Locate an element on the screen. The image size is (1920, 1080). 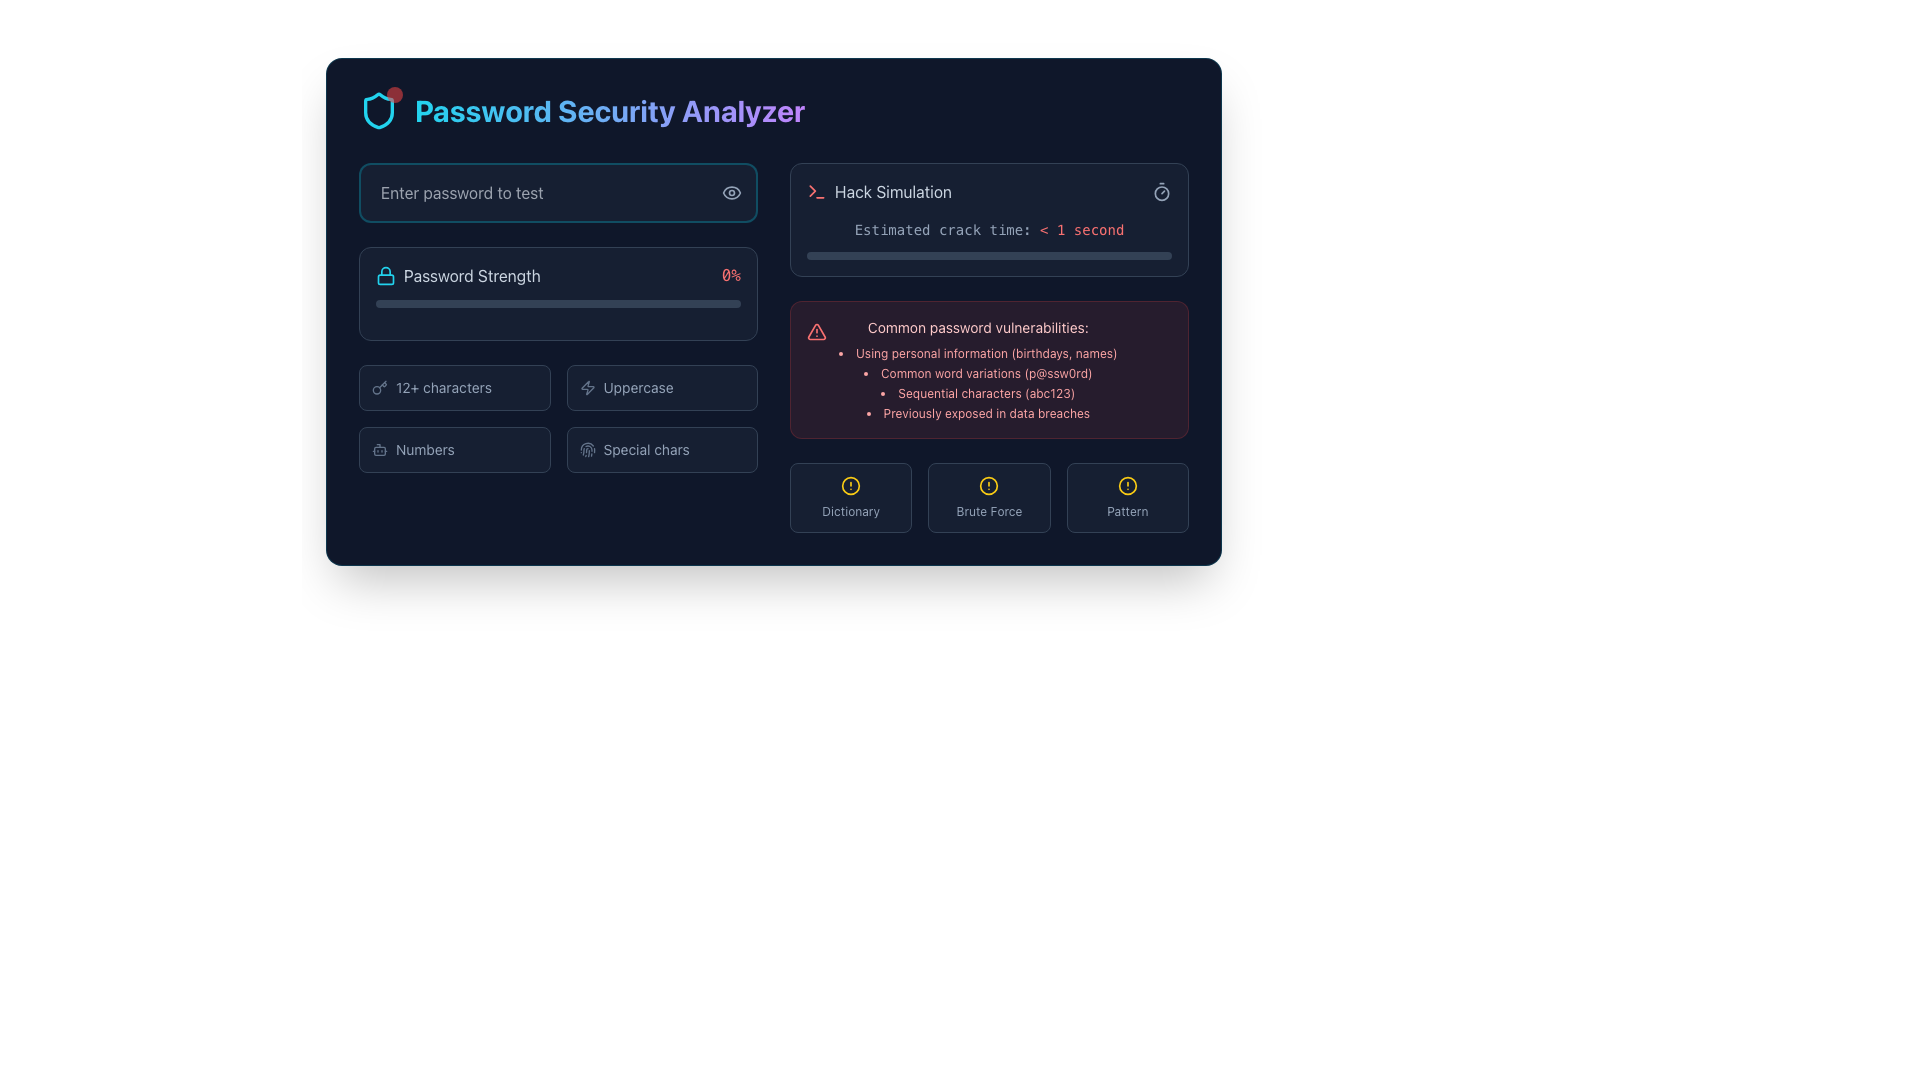
the text label displaying 'Estimated crack time:' located in the 'Hack Simulation' section, above the red text '<1 second' is located at coordinates (946, 229).